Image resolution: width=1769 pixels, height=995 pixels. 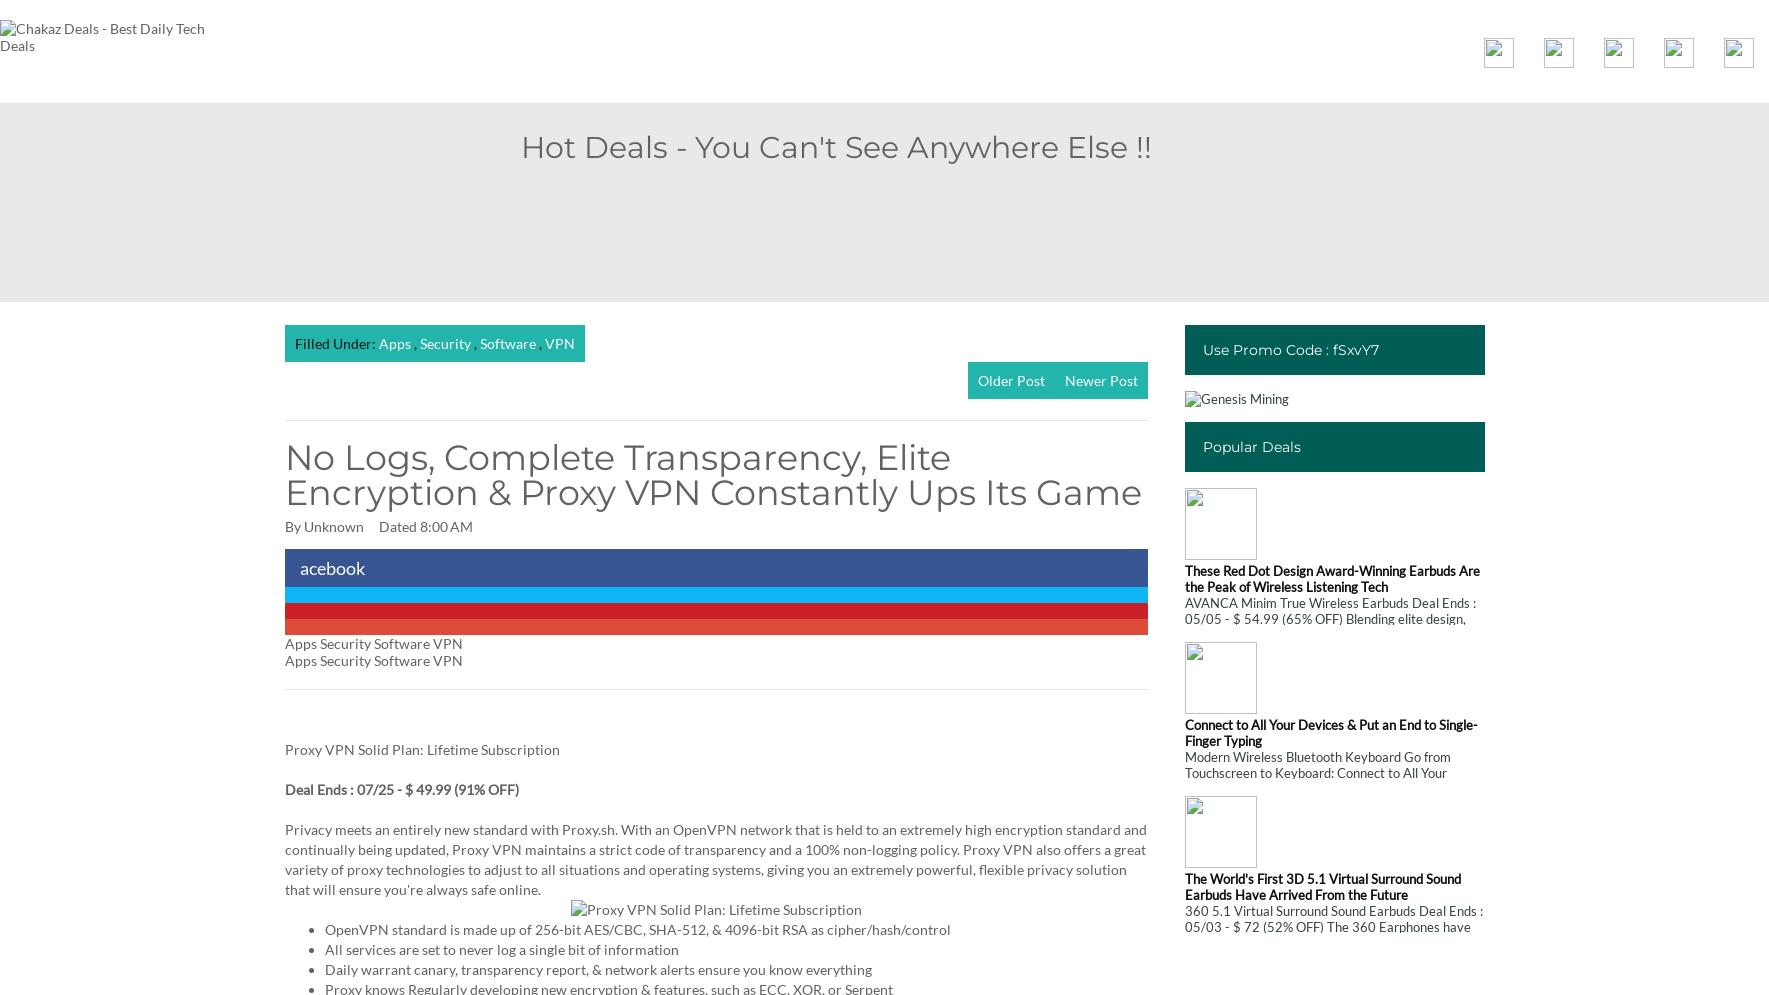 What do you see at coordinates (293, 525) in the screenshot?
I see `'By'` at bounding box center [293, 525].